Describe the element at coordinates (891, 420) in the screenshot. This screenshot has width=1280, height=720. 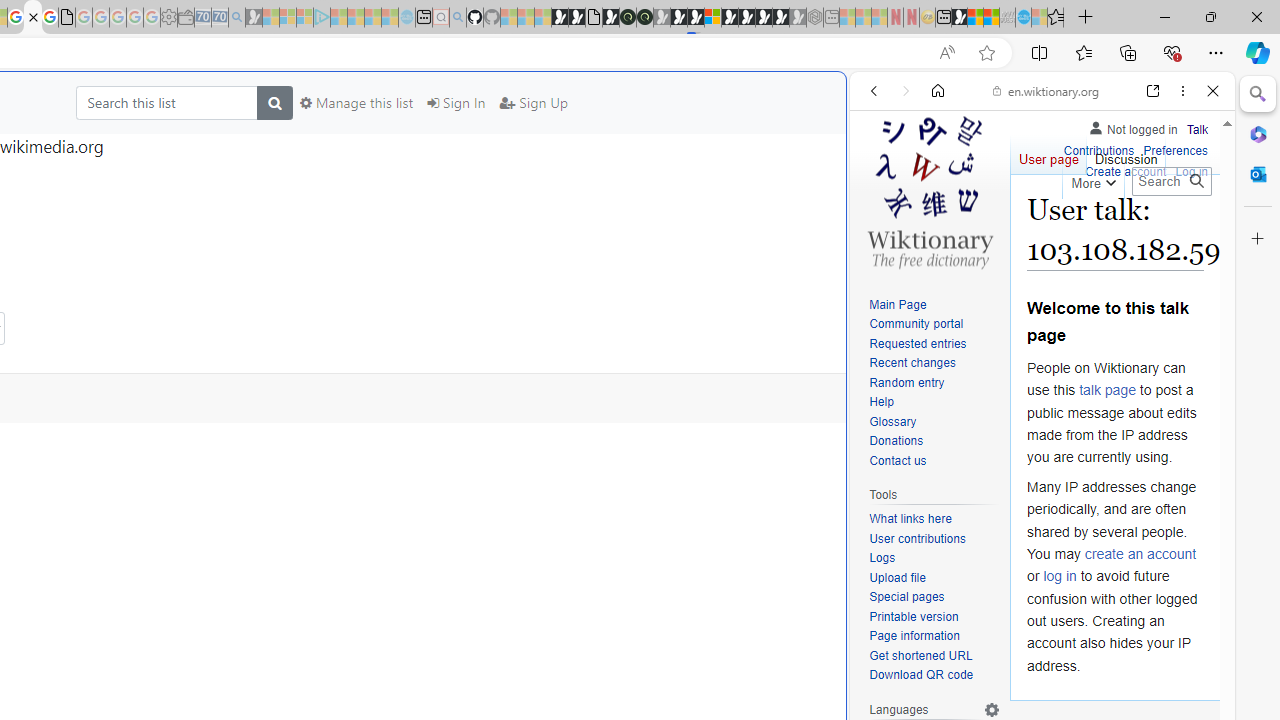
I see `'Glossary'` at that location.